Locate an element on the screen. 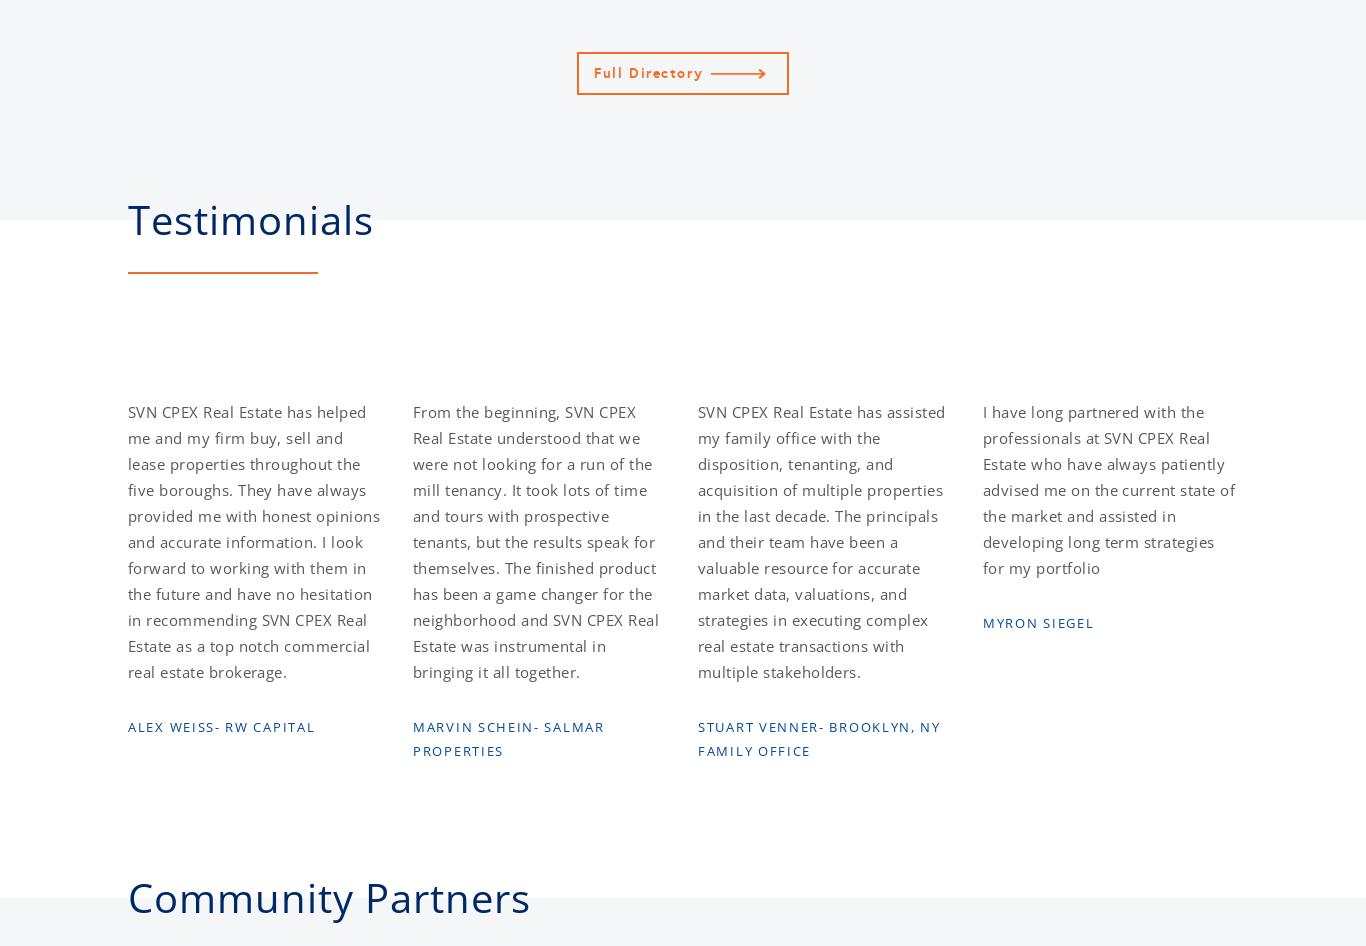  'Testimonials' is located at coordinates (250, 219).